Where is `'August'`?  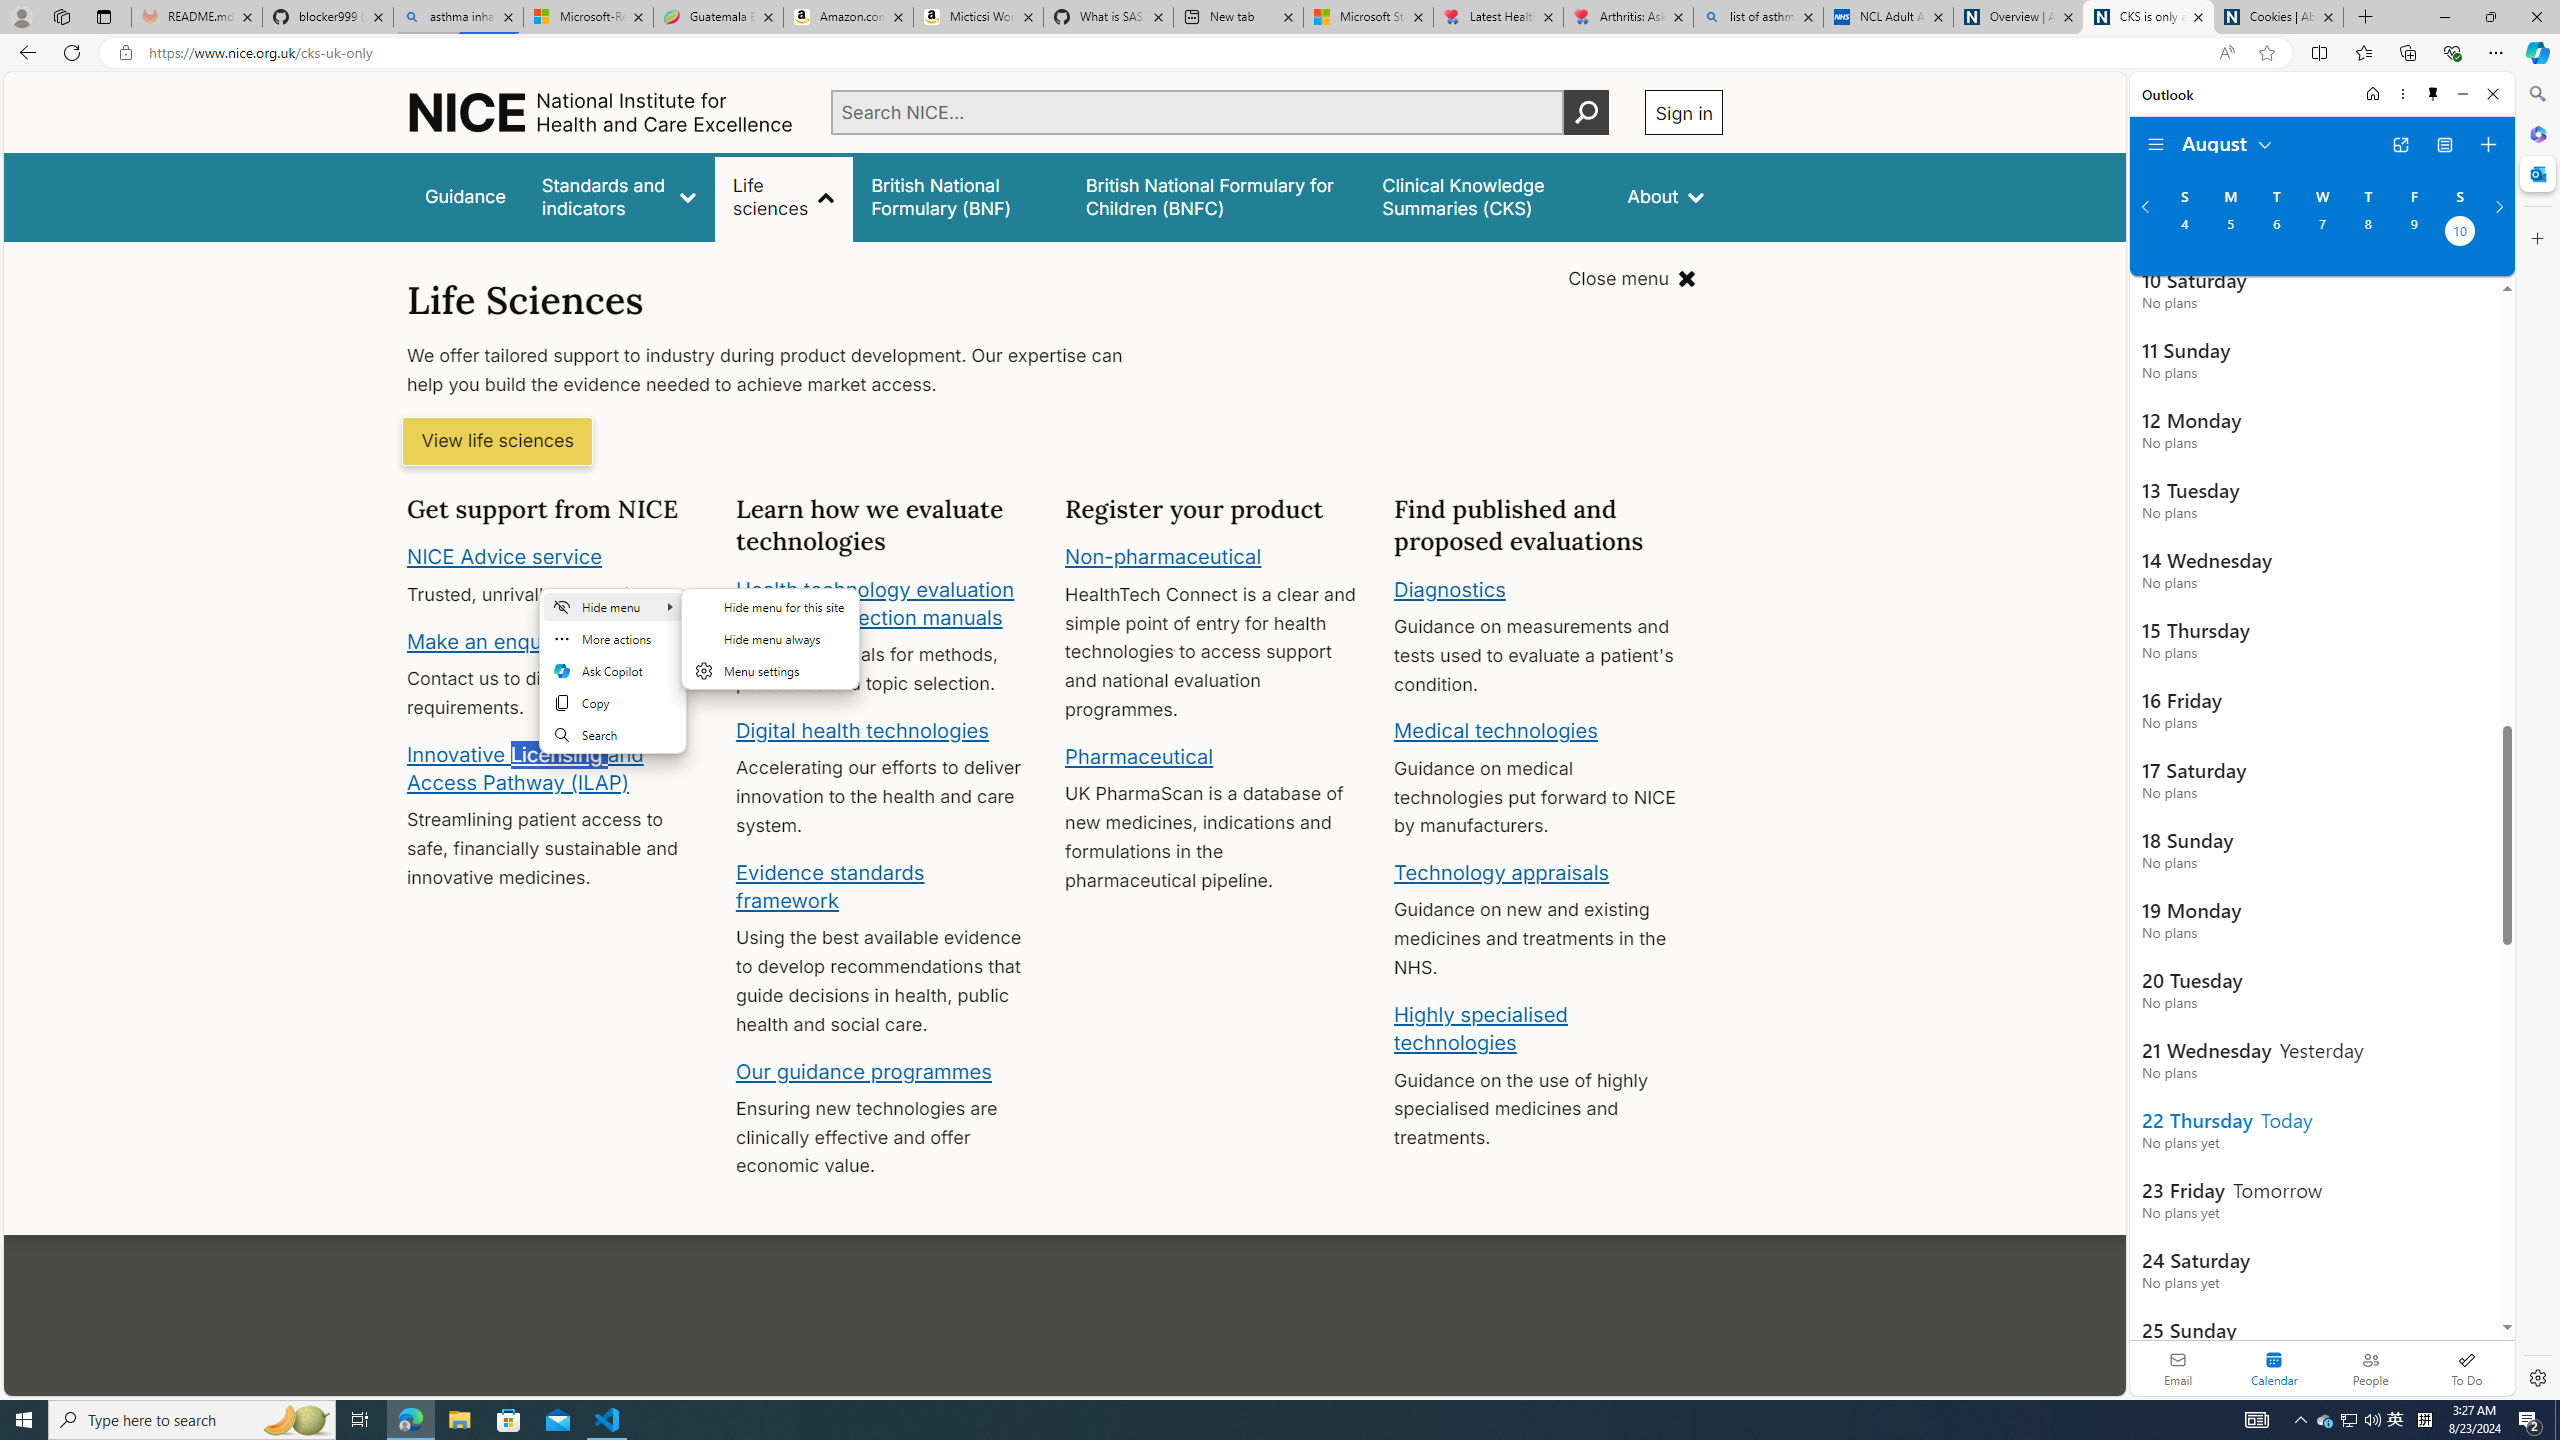
'August' is located at coordinates (2227, 141).